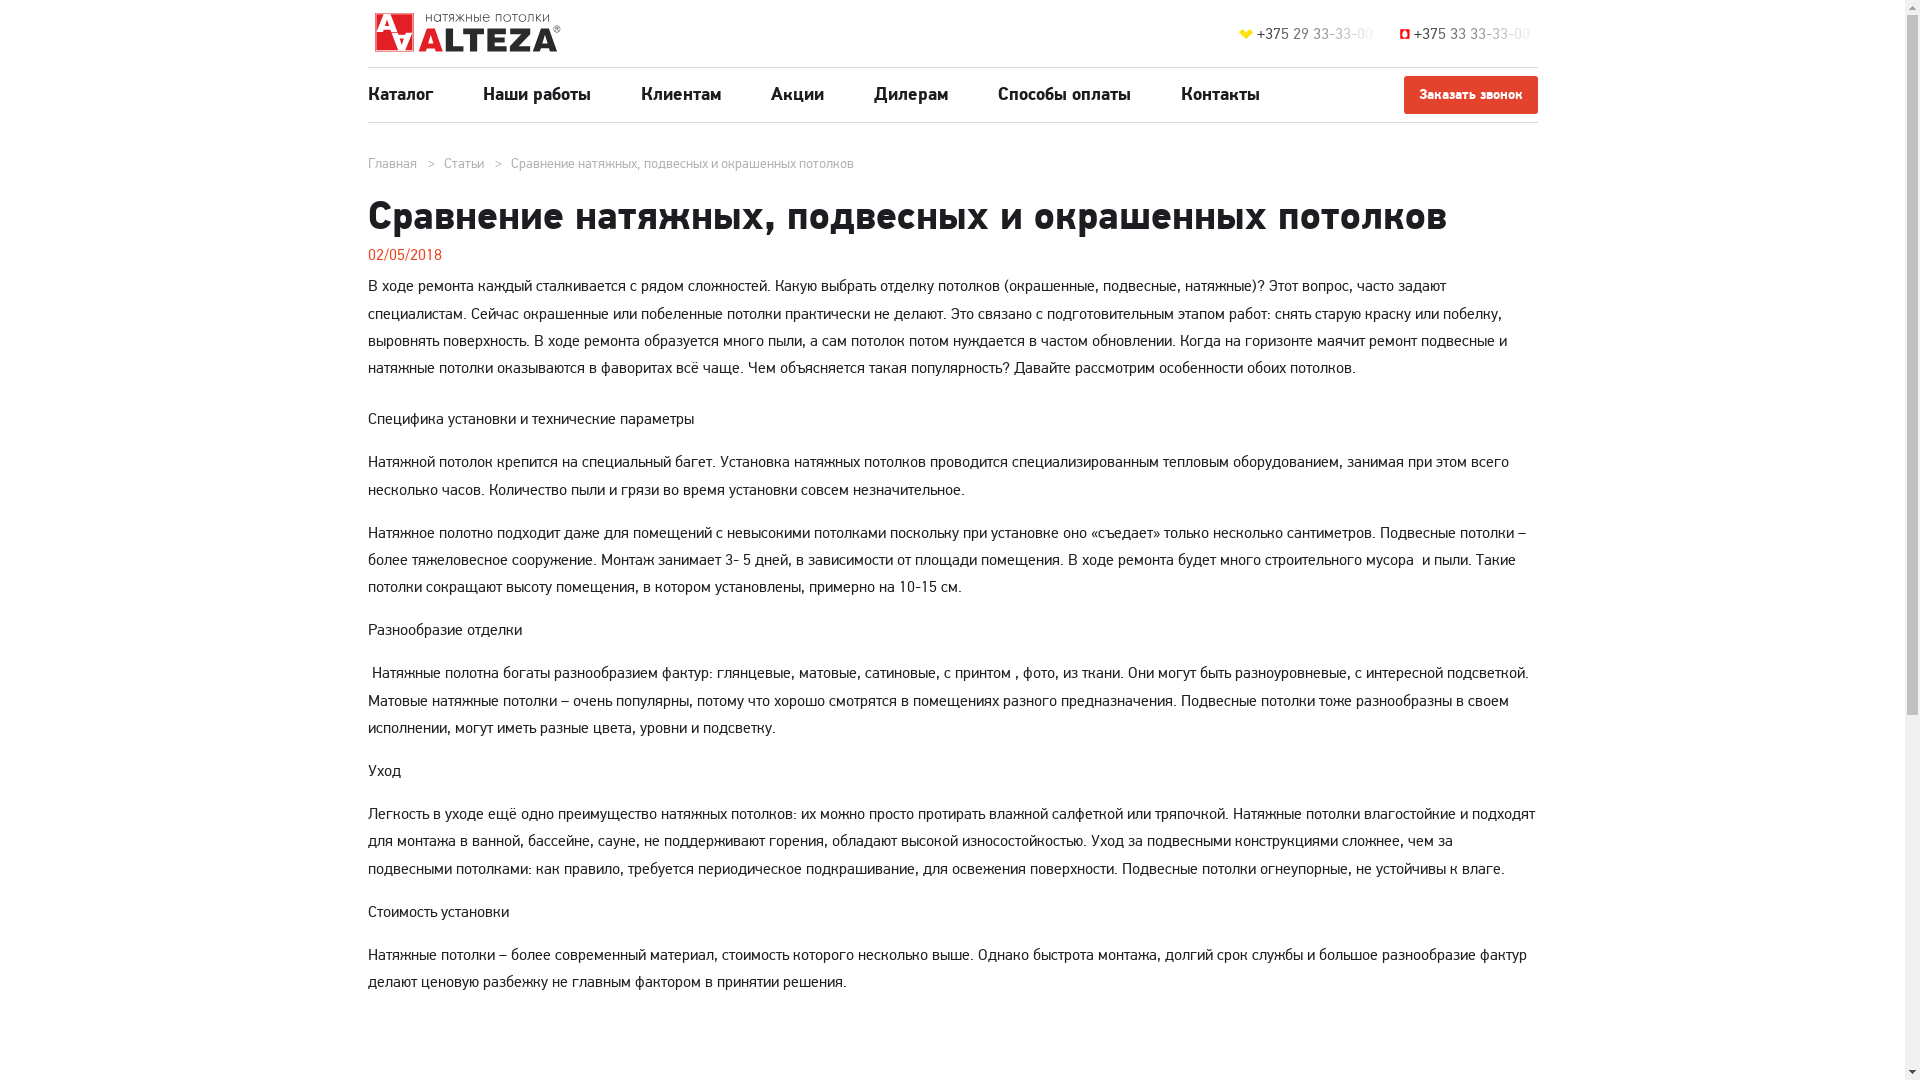 The image size is (1920, 1080). Describe the element at coordinates (1318, 34) in the screenshot. I see `'+375 29 33-33-00'` at that location.